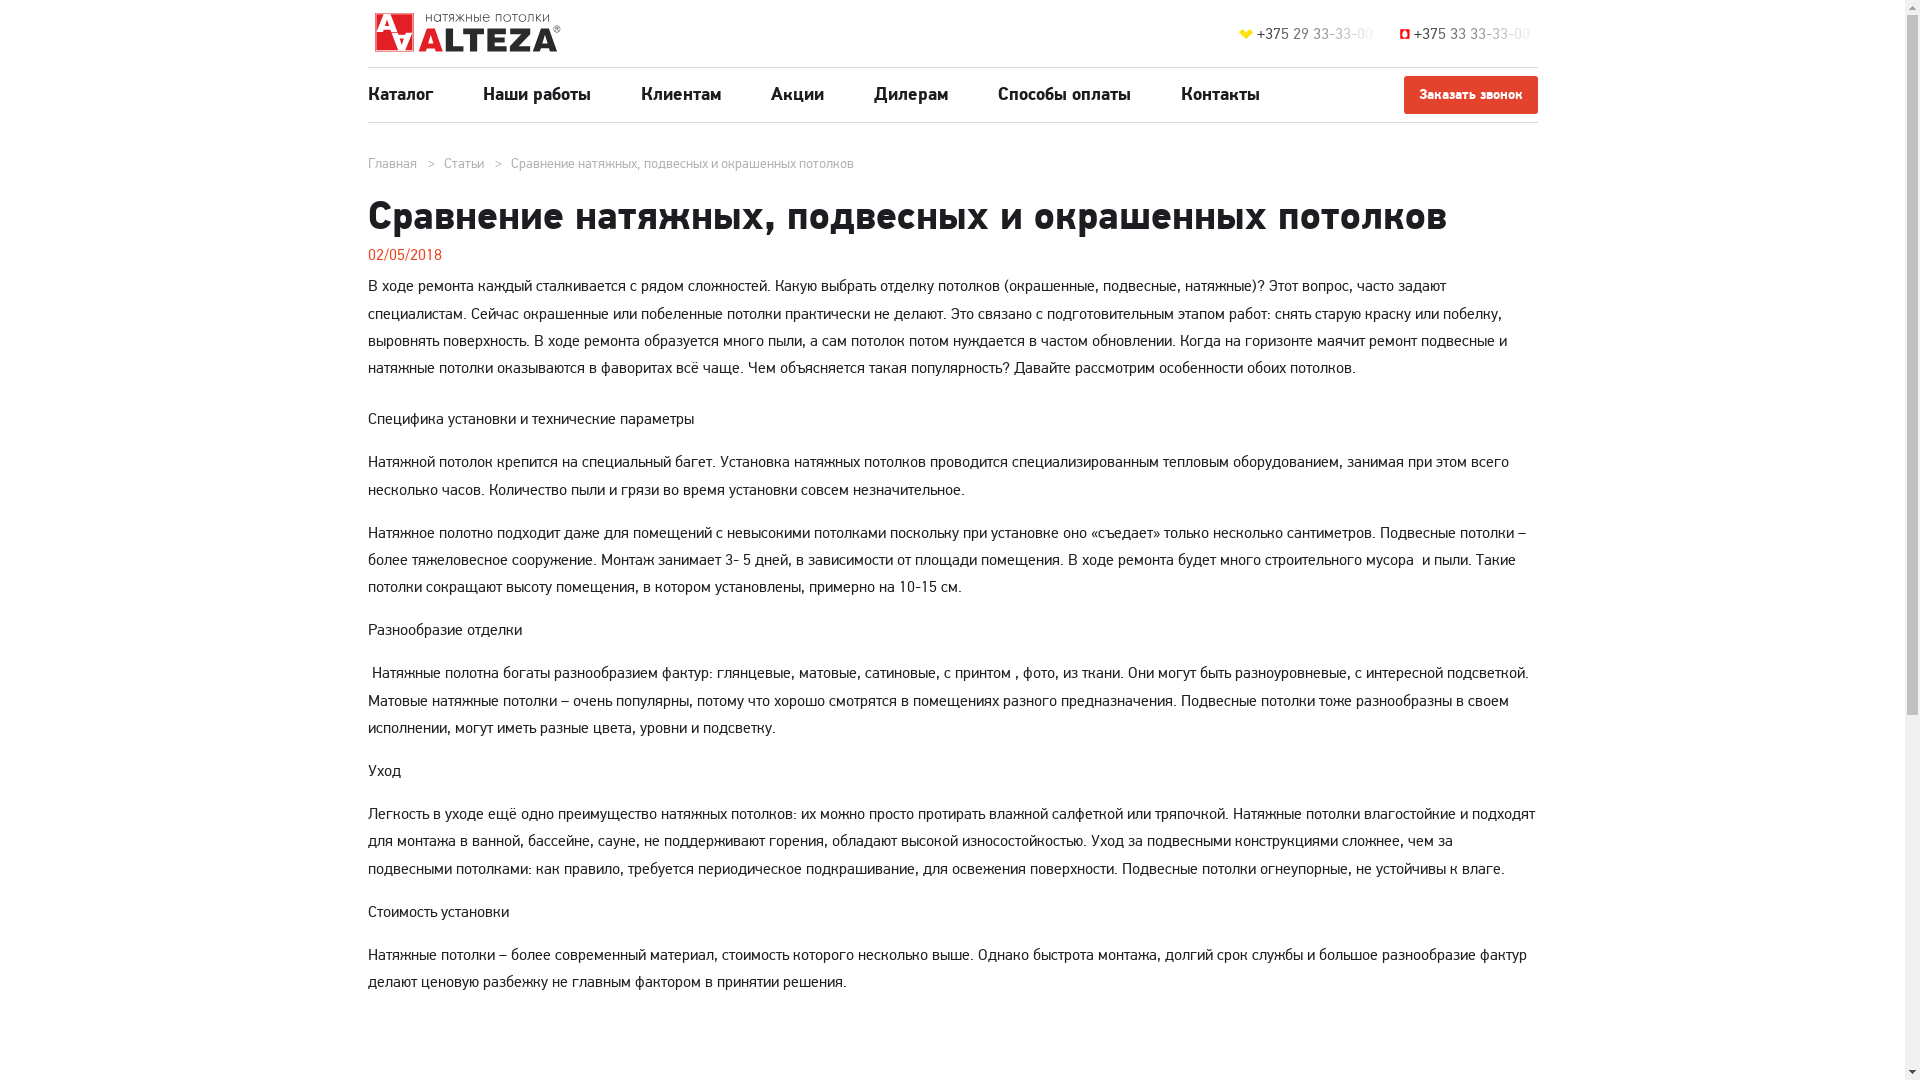 The image size is (1920, 1080). Describe the element at coordinates (1318, 34) in the screenshot. I see `'+375 29 33-33-00'` at that location.